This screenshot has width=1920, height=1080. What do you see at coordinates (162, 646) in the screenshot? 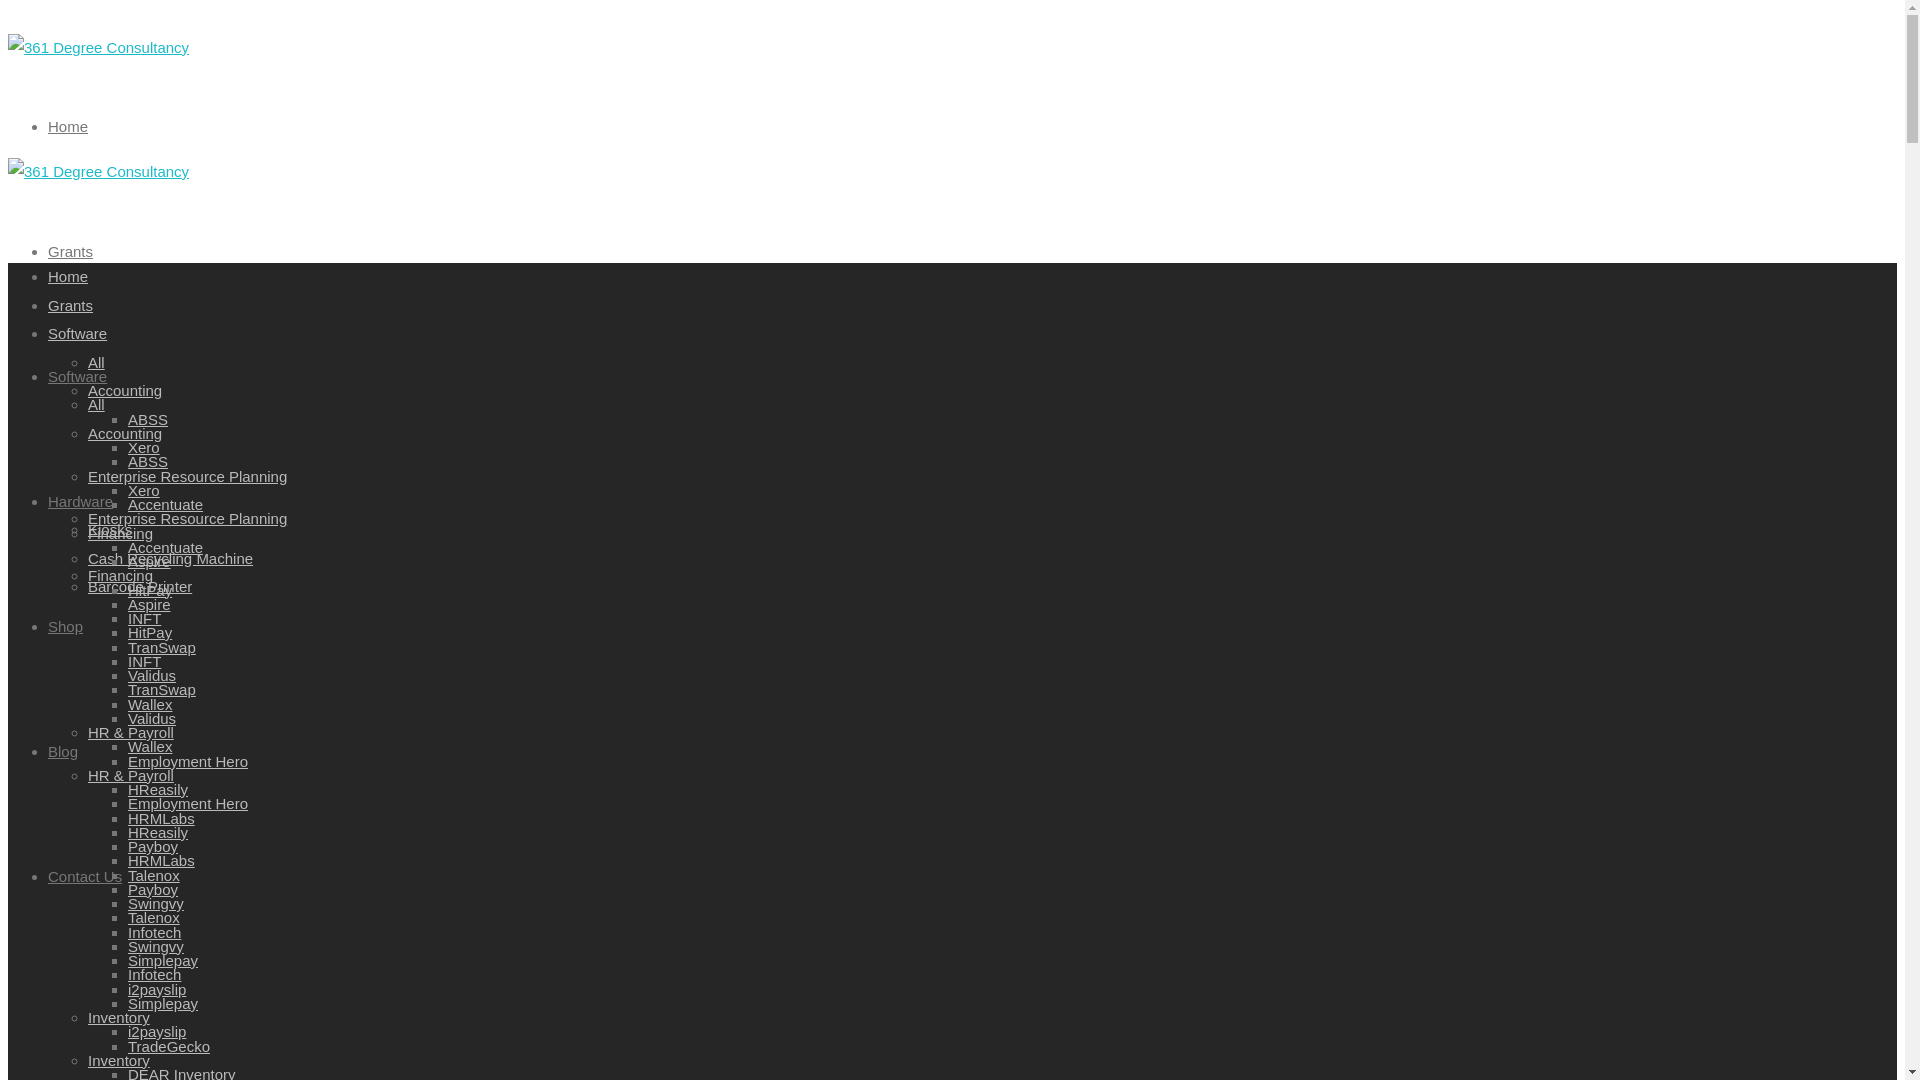
I see `'TranSwap'` at bounding box center [162, 646].